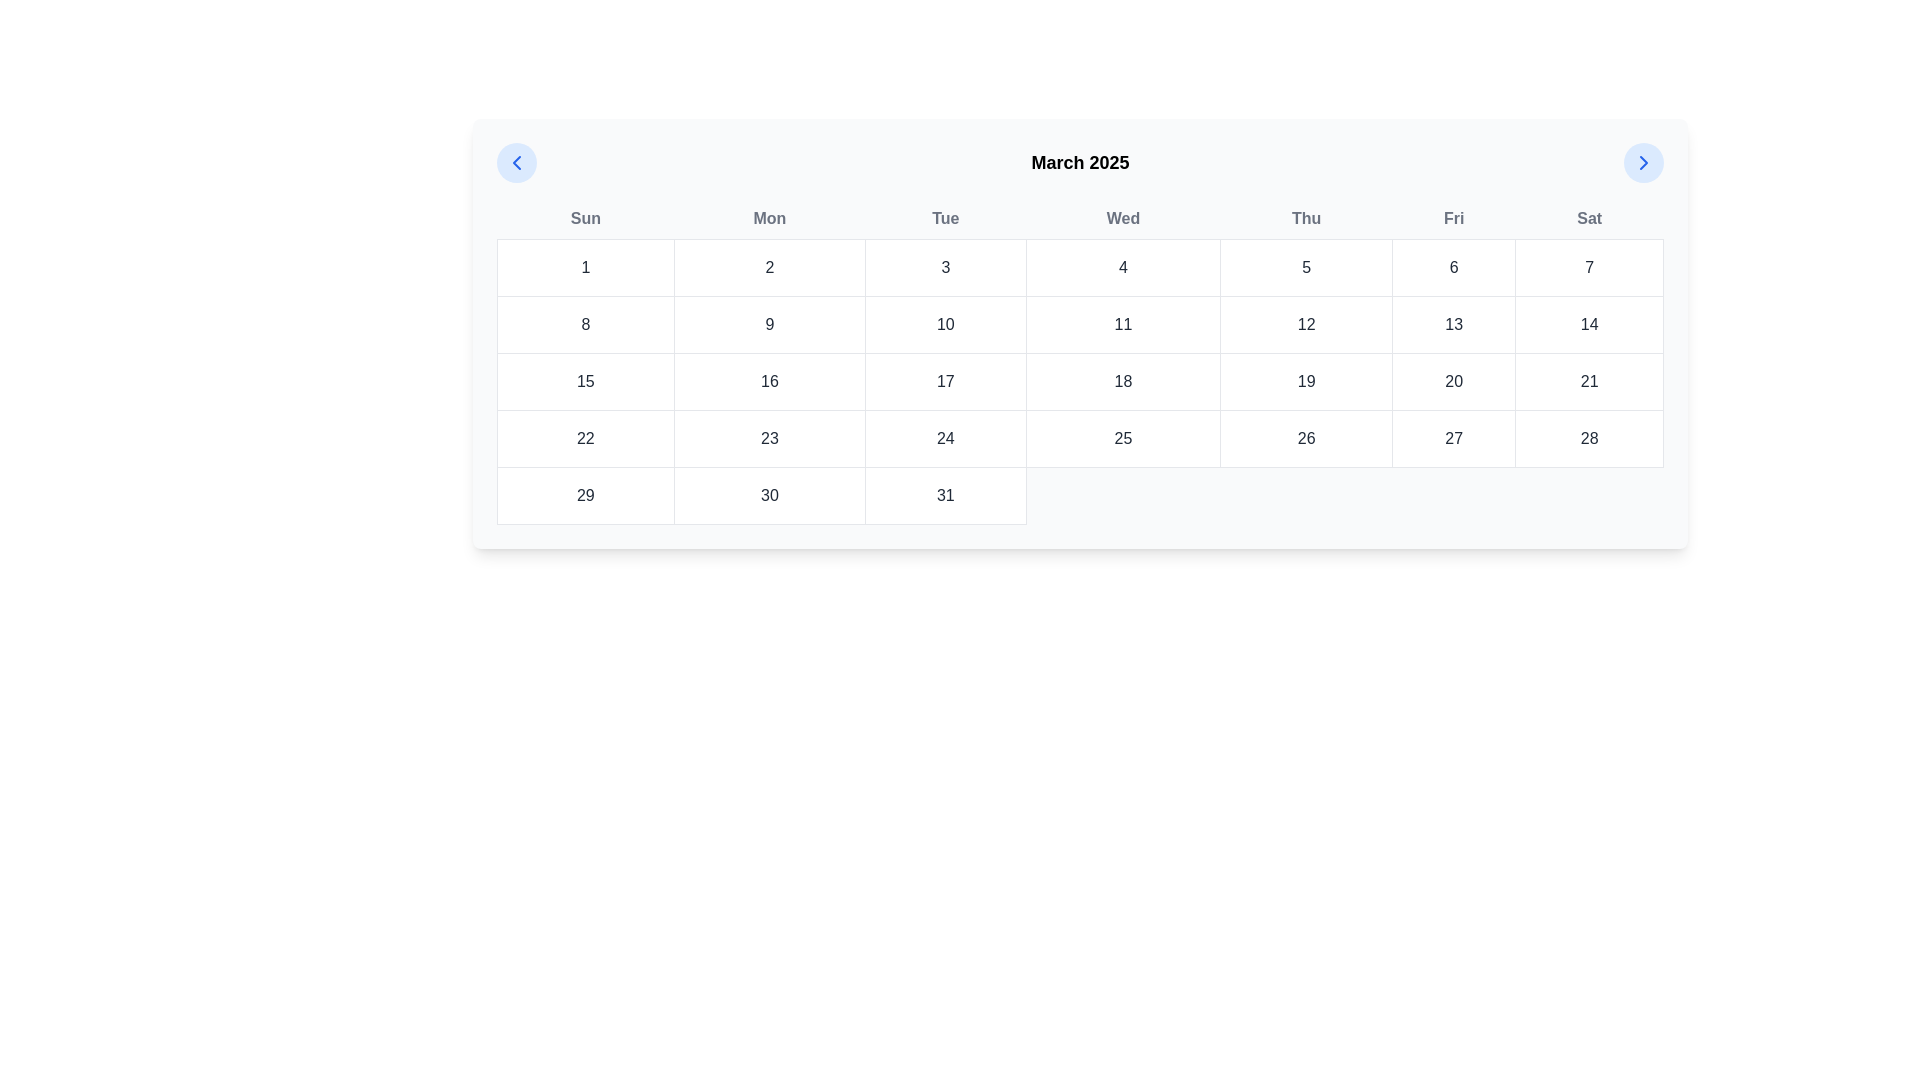 This screenshot has height=1080, width=1920. What do you see at coordinates (584, 381) in the screenshot?
I see `the clickable calendar cell containing the text '15', which is styled with a white background and gray text, located in the first column of the third row of the calendar grid` at bounding box center [584, 381].